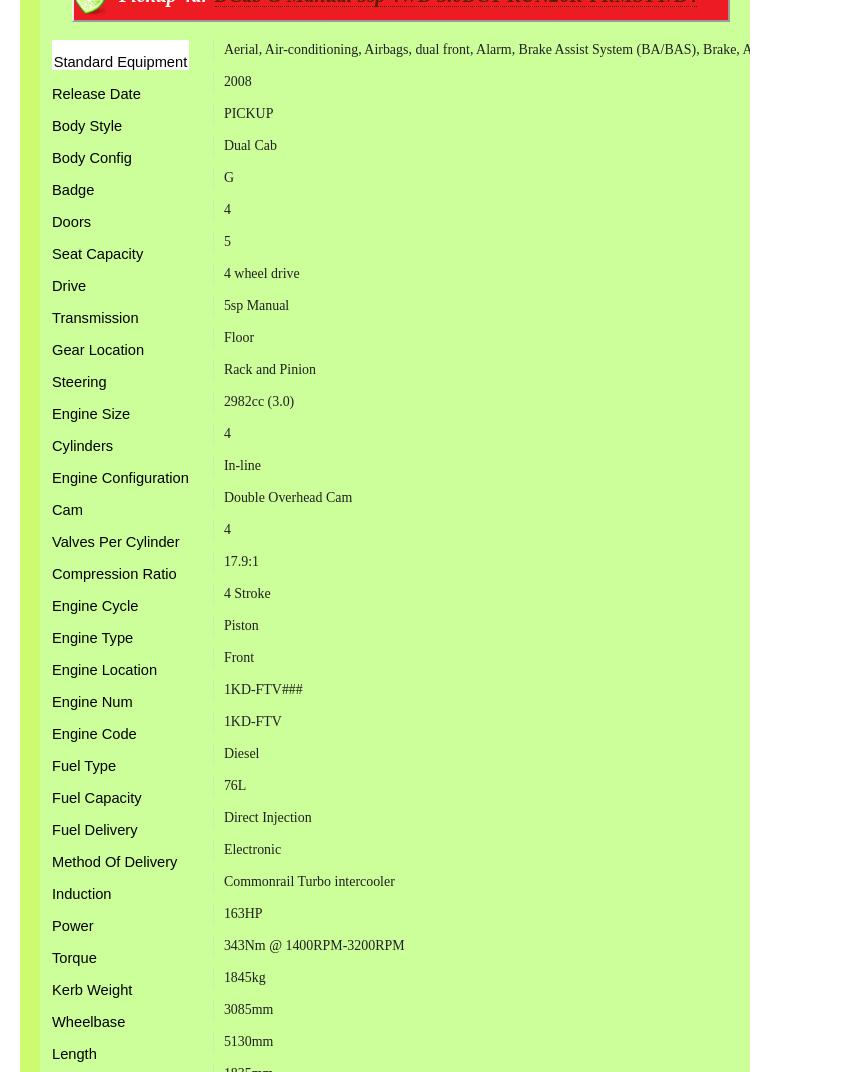 This screenshot has width=845, height=1072. I want to click on '1KD-FTV###', so click(221, 688).